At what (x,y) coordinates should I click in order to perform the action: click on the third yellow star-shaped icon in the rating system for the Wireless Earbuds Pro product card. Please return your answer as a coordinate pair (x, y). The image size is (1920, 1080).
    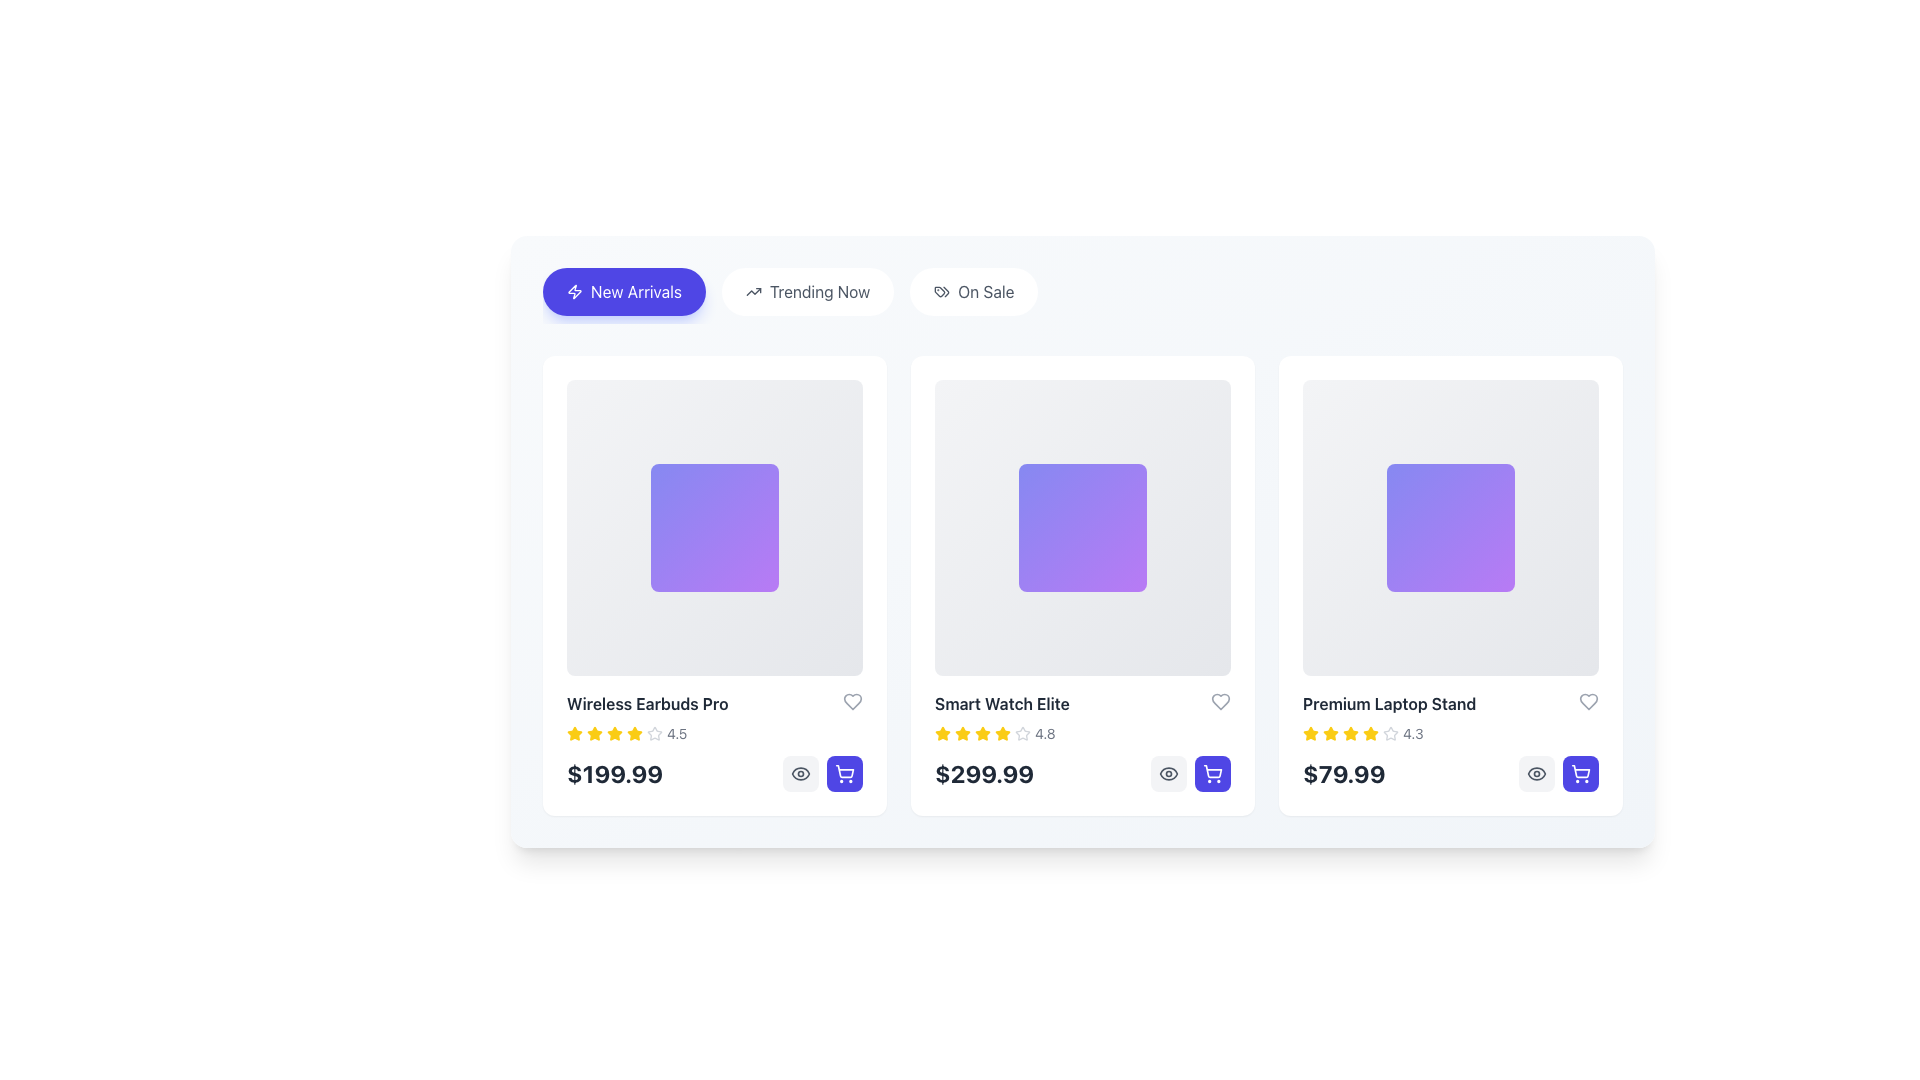
    Looking at the image, I should click on (613, 733).